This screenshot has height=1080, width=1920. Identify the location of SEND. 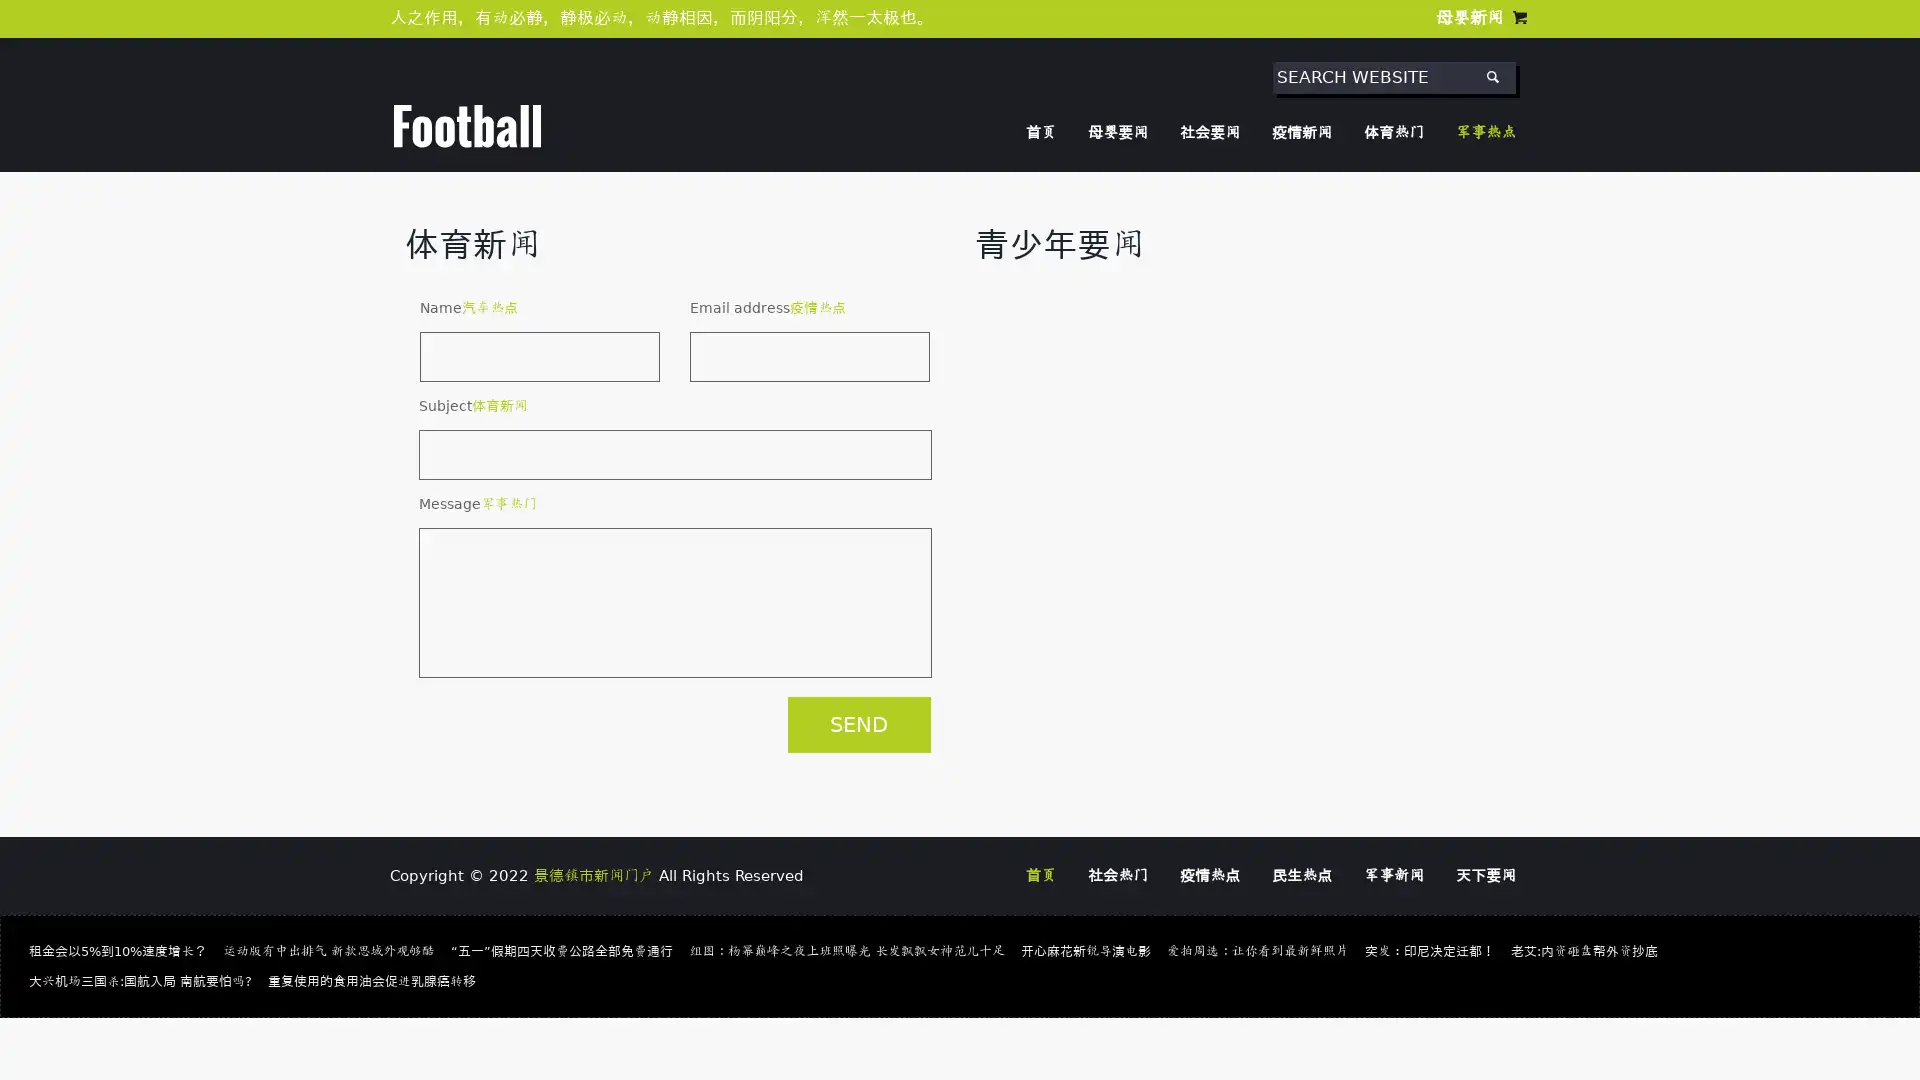
(859, 724).